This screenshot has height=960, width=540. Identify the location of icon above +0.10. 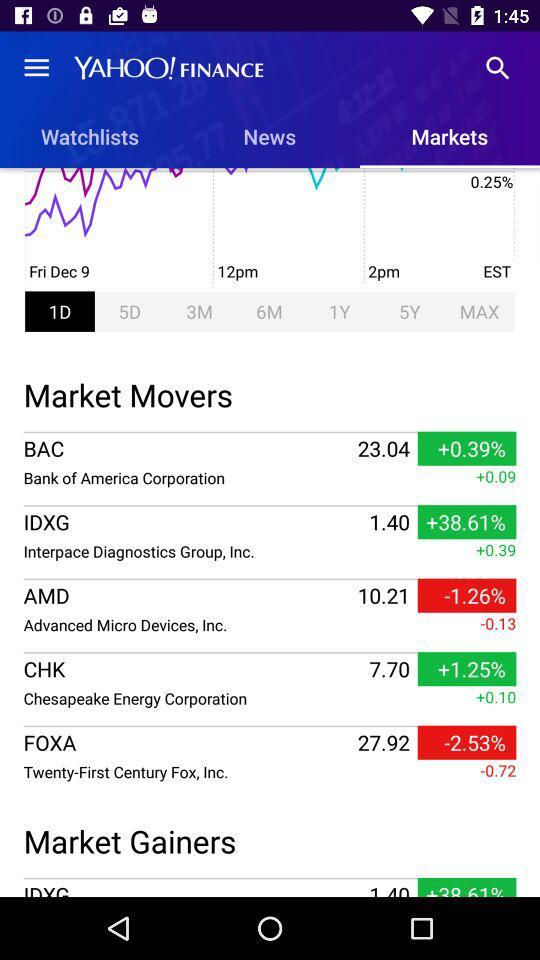
(270, 651).